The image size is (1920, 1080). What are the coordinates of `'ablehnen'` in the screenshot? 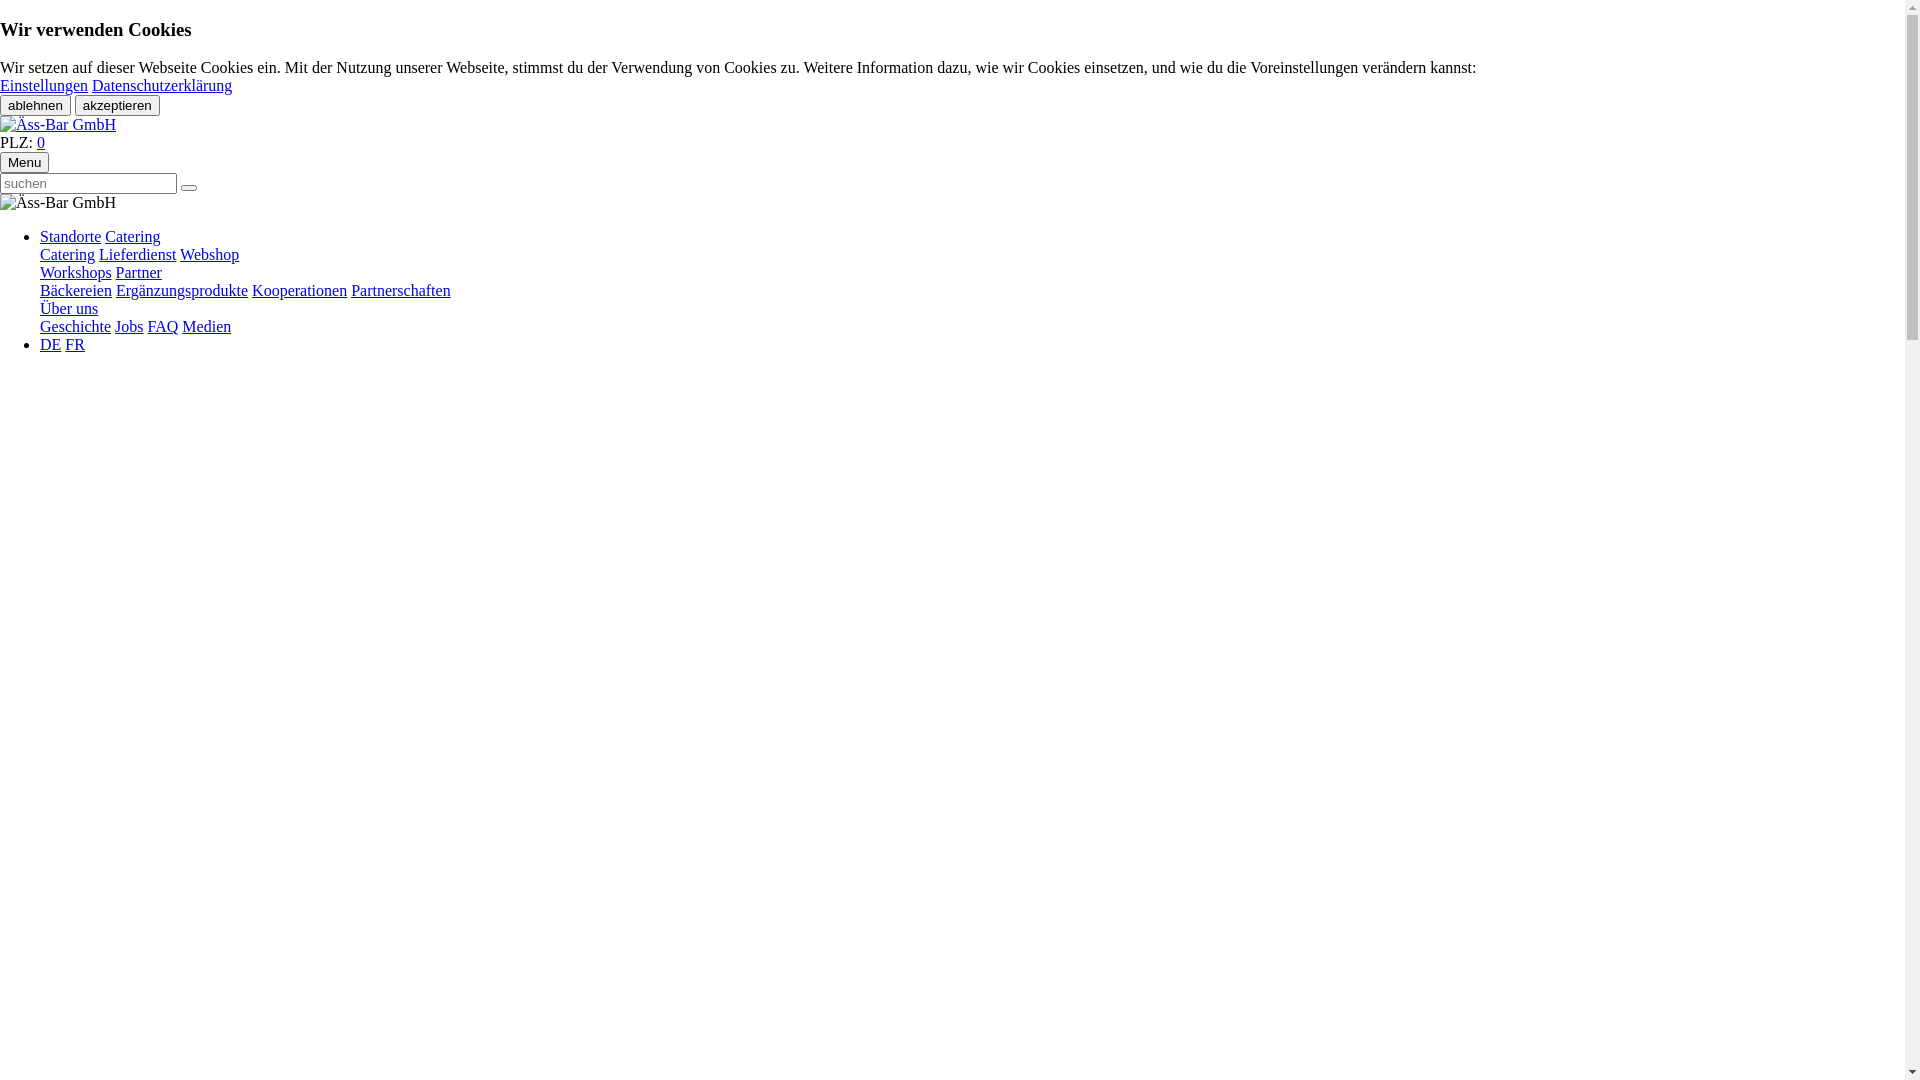 It's located at (35, 105).